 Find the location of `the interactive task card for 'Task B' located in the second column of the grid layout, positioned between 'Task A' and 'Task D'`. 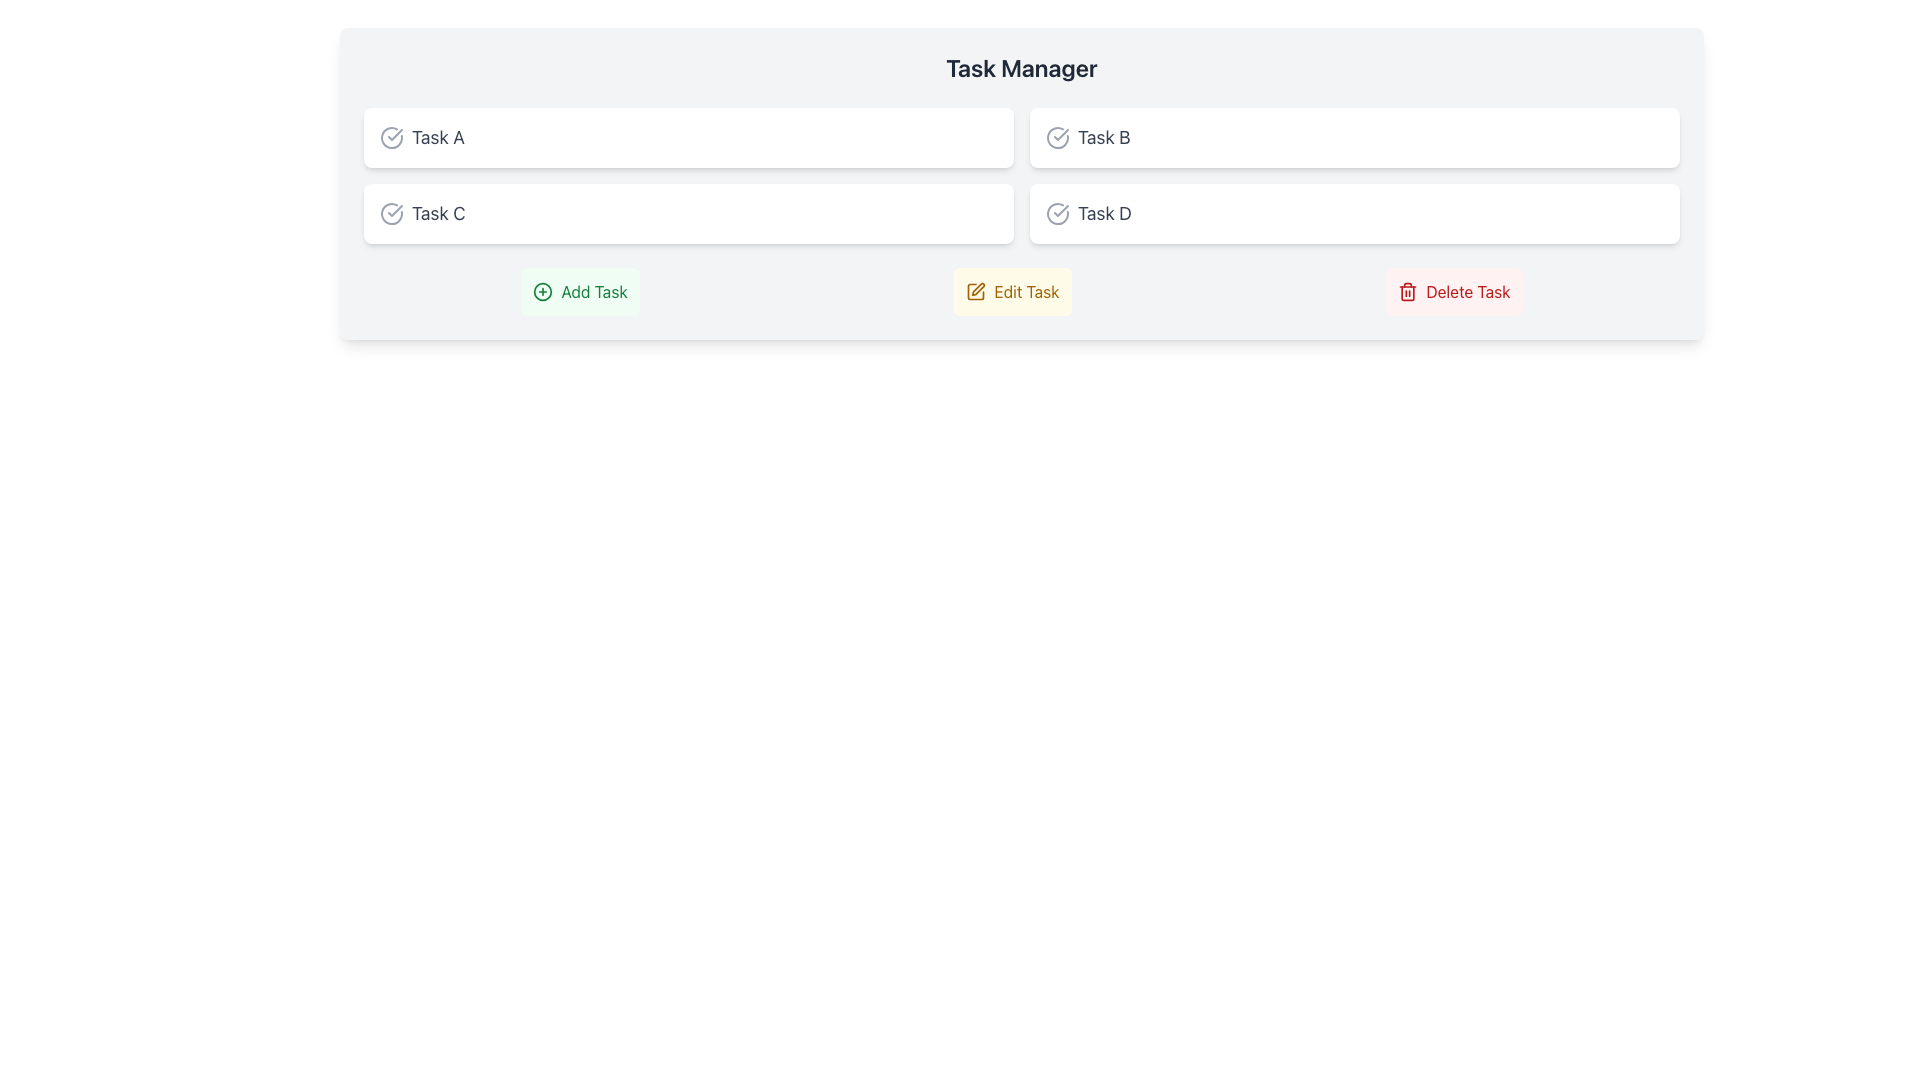

the interactive task card for 'Task B' located in the second column of the grid layout, positioned between 'Task A' and 'Task D' is located at coordinates (1354, 137).